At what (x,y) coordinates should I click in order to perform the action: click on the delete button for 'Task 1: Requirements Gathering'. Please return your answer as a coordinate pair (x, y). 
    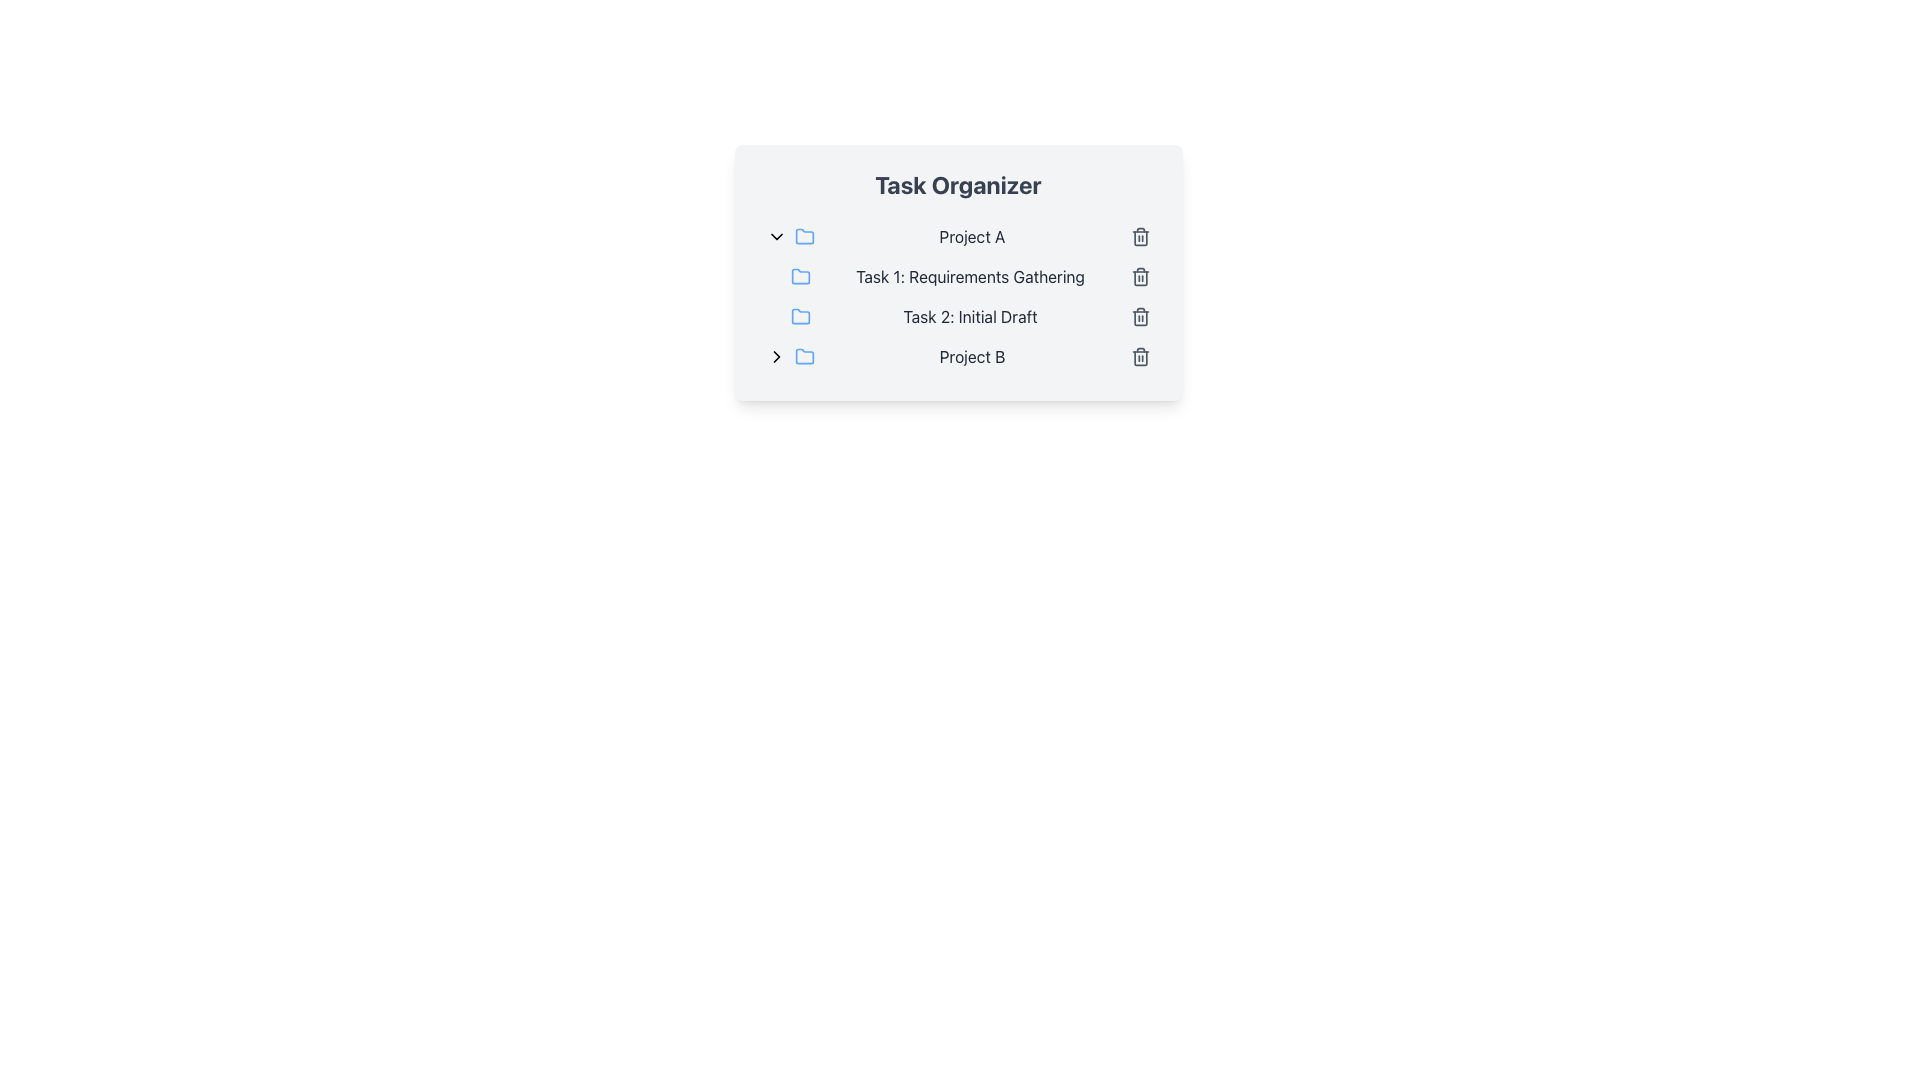
    Looking at the image, I should click on (1140, 277).